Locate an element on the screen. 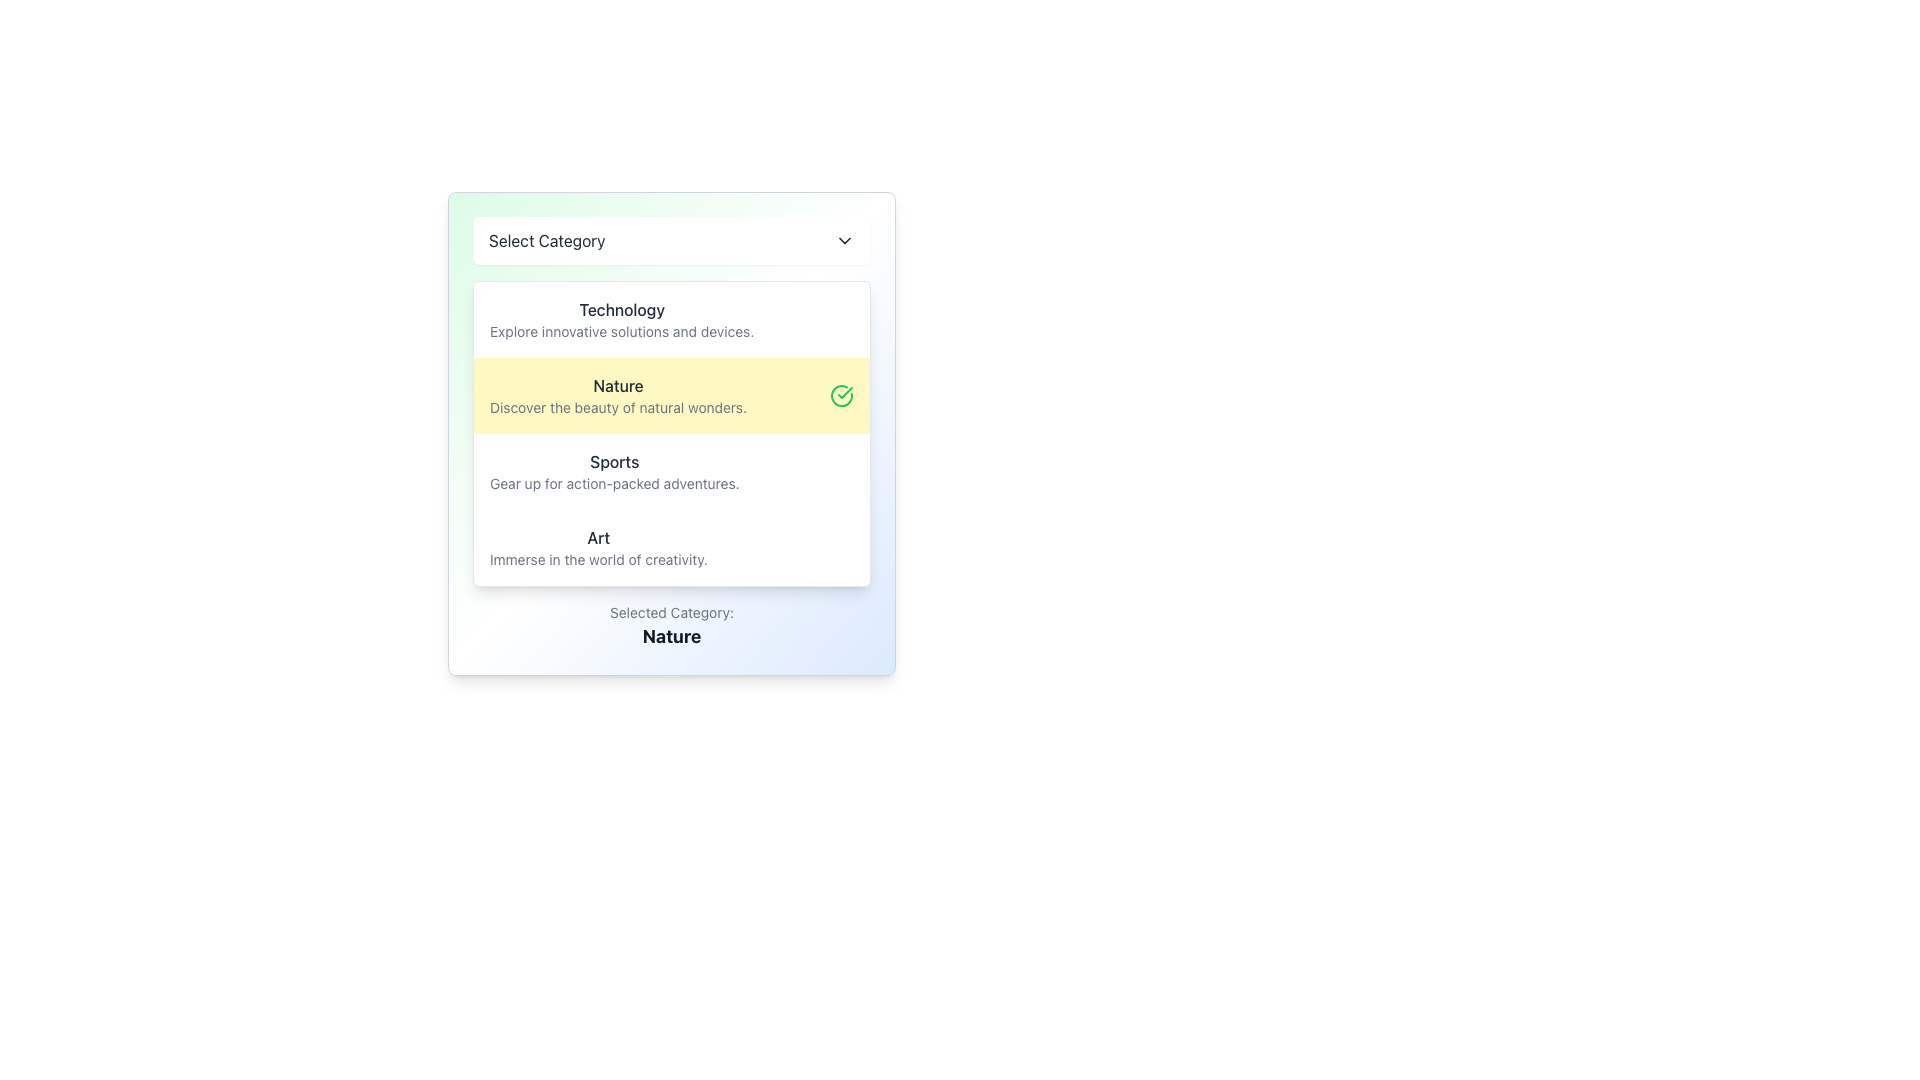 This screenshot has width=1920, height=1080. the descriptive text label located directly below the 'Nature' category in the dropdown list under 'Select Category' is located at coordinates (617, 407).